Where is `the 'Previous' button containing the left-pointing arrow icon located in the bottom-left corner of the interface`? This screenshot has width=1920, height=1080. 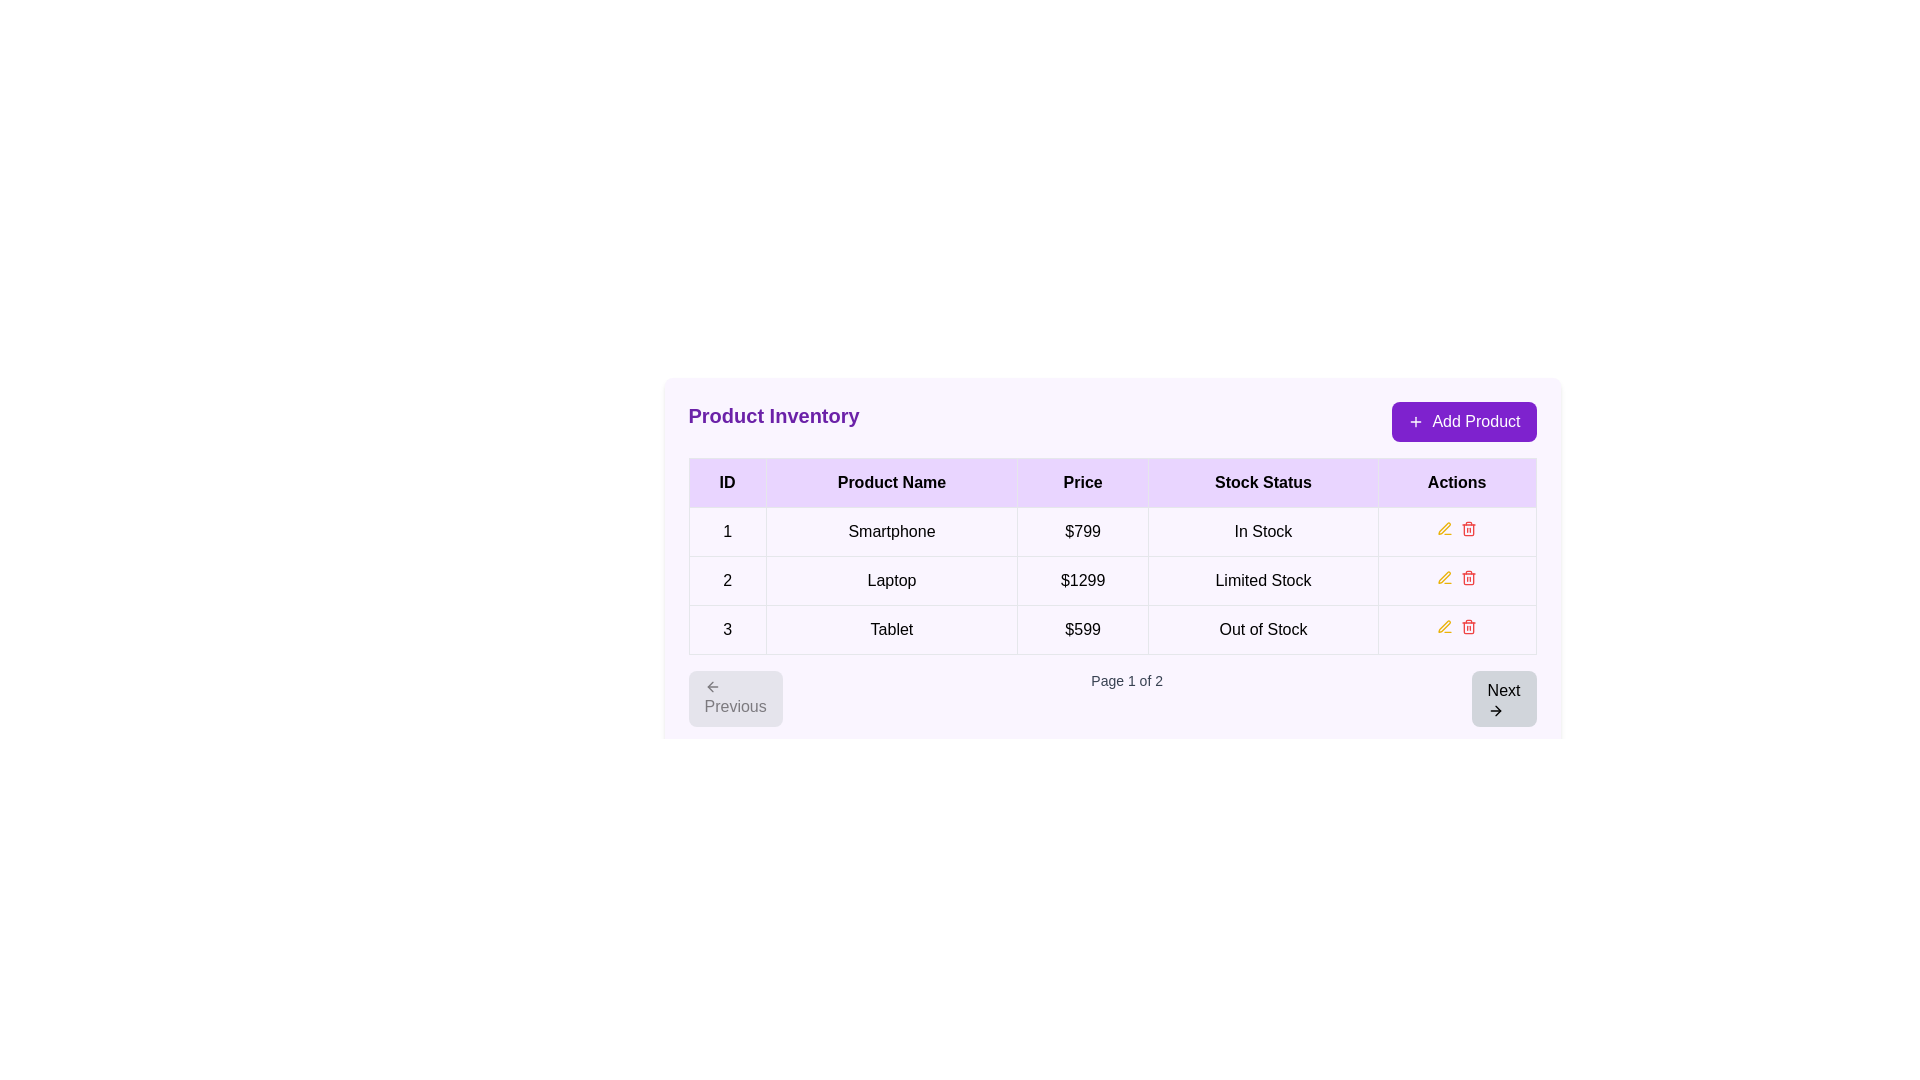
the 'Previous' button containing the left-pointing arrow icon located in the bottom-left corner of the interface is located at coordinates (710, 685).